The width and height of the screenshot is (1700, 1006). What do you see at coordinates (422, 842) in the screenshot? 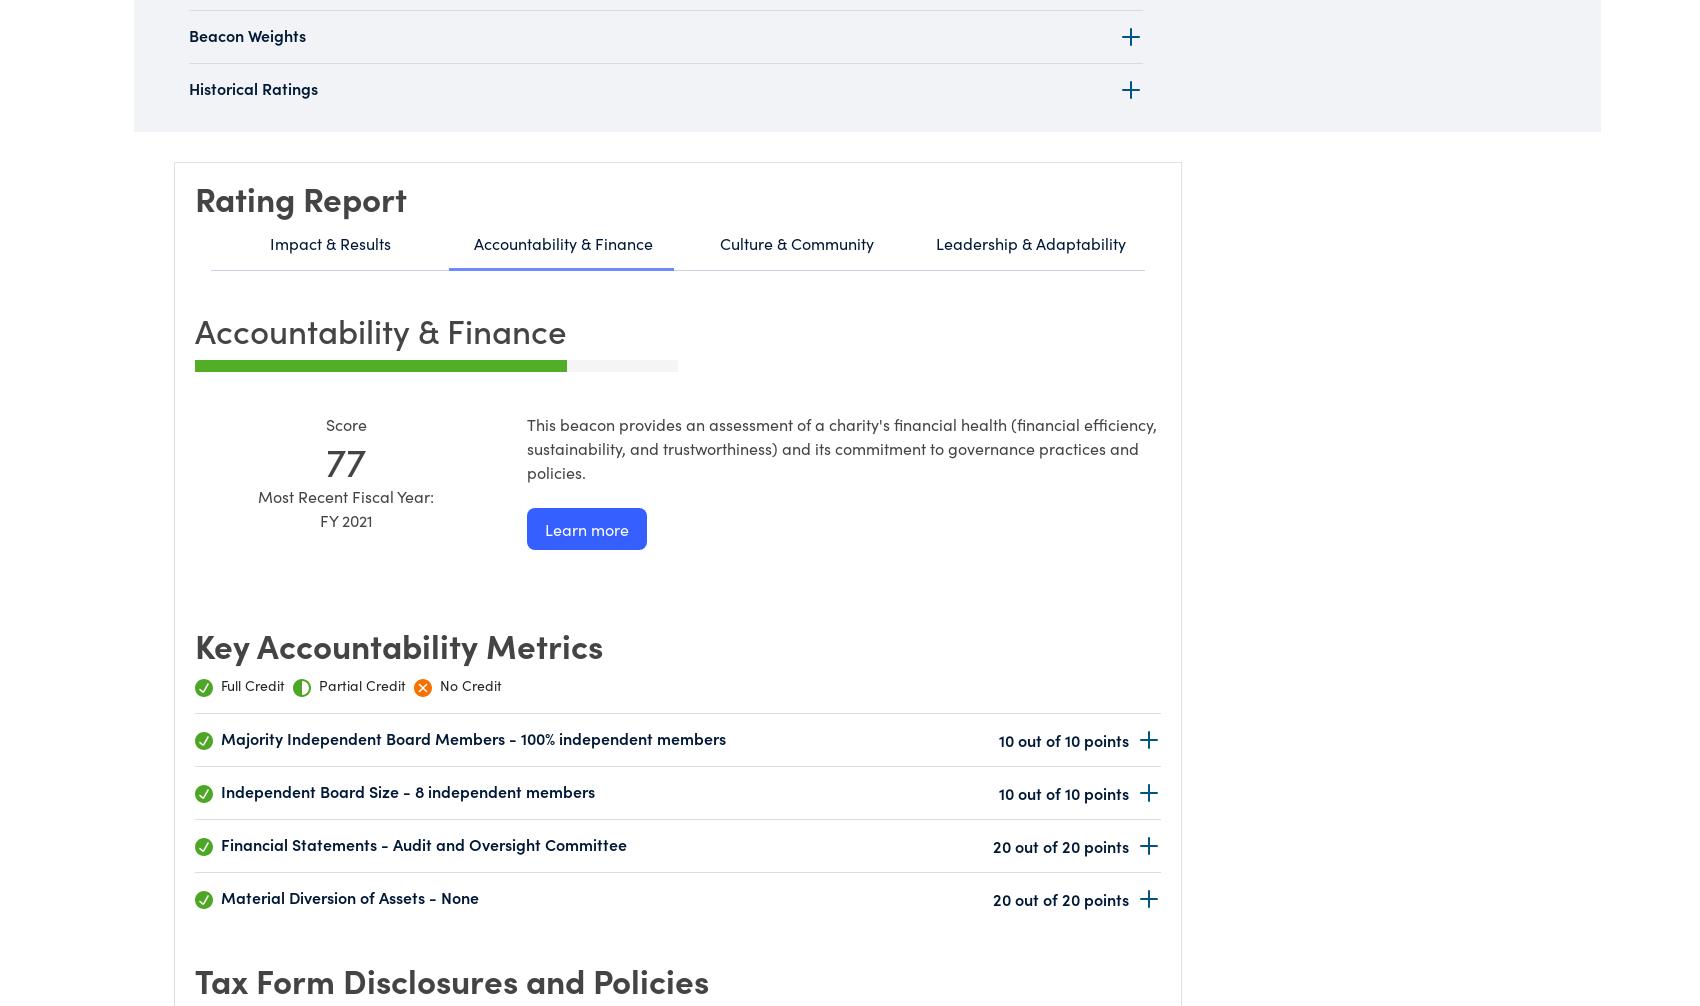
I see `'Financial Statements - Audit and Oversight Committee'` at bounding box center [422, 842].